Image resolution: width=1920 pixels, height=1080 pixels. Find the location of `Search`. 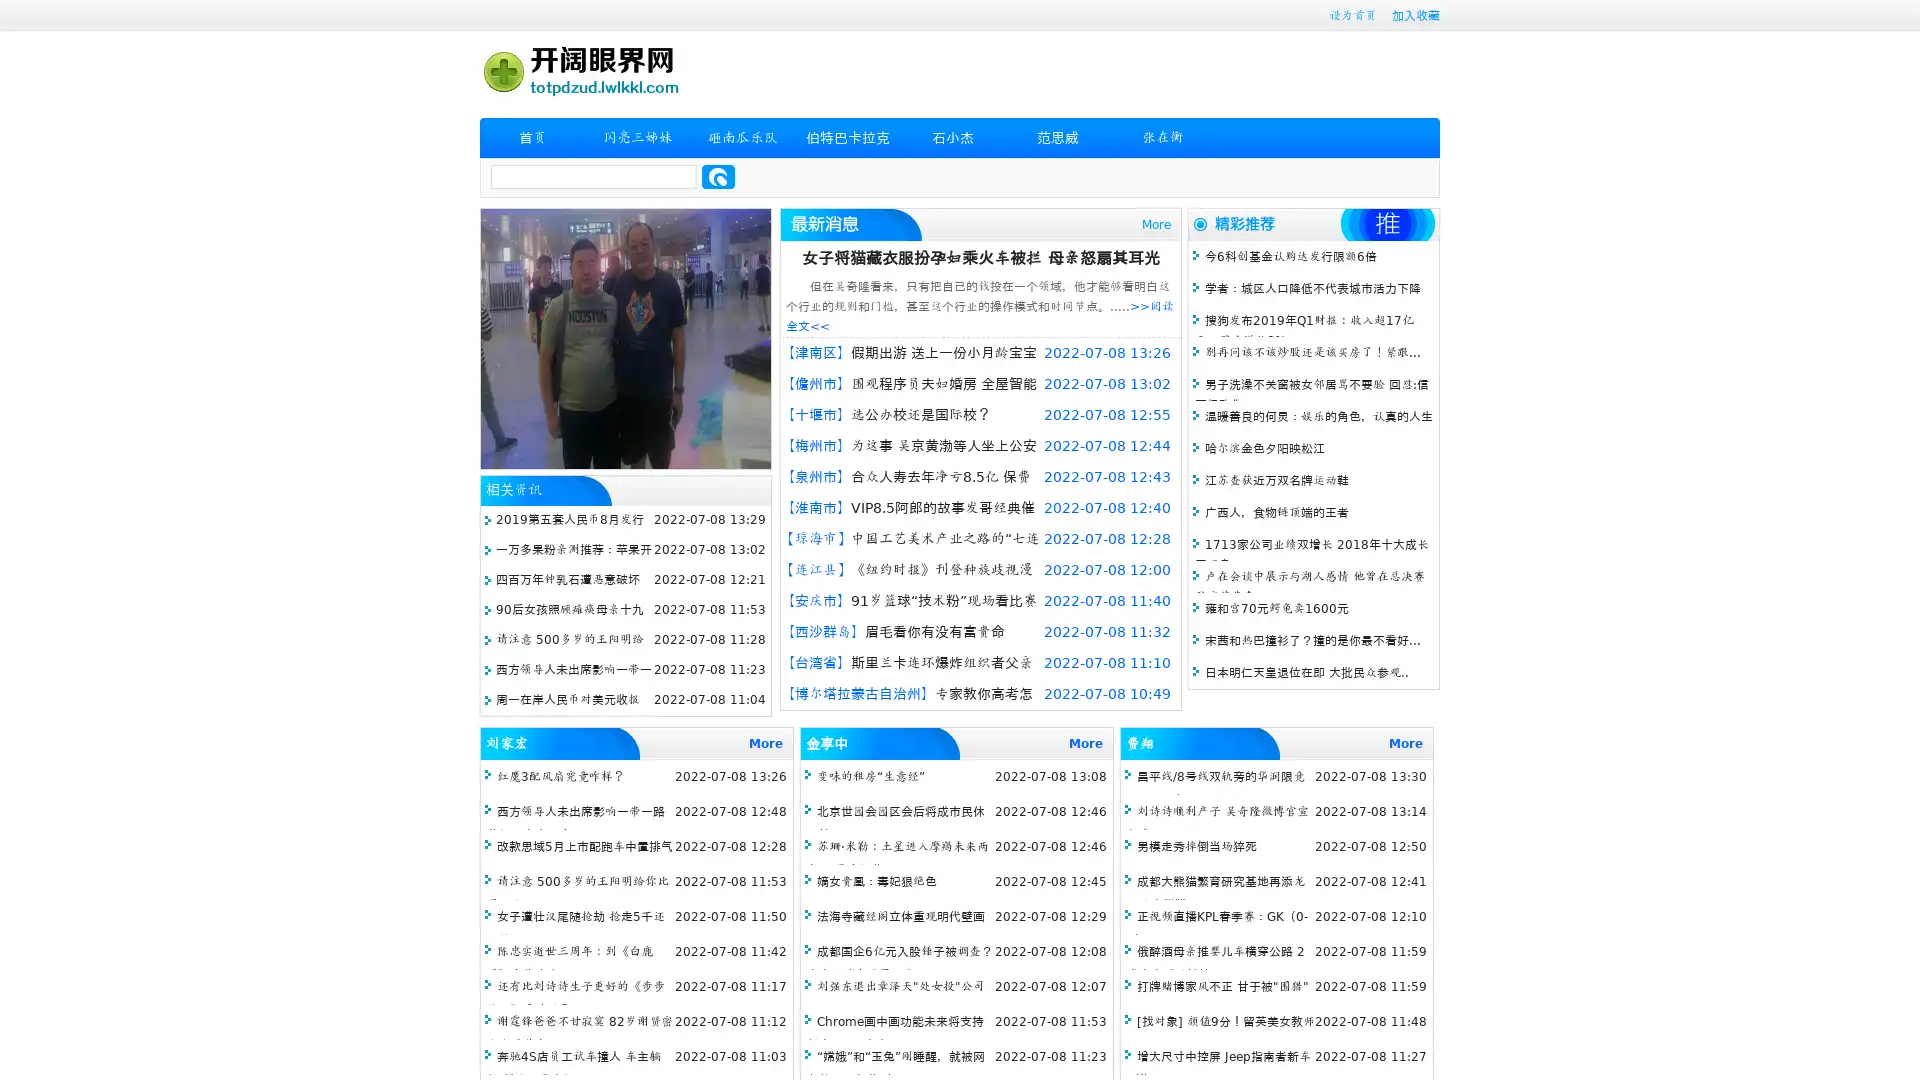

Search is located at coordinates (718, 176).